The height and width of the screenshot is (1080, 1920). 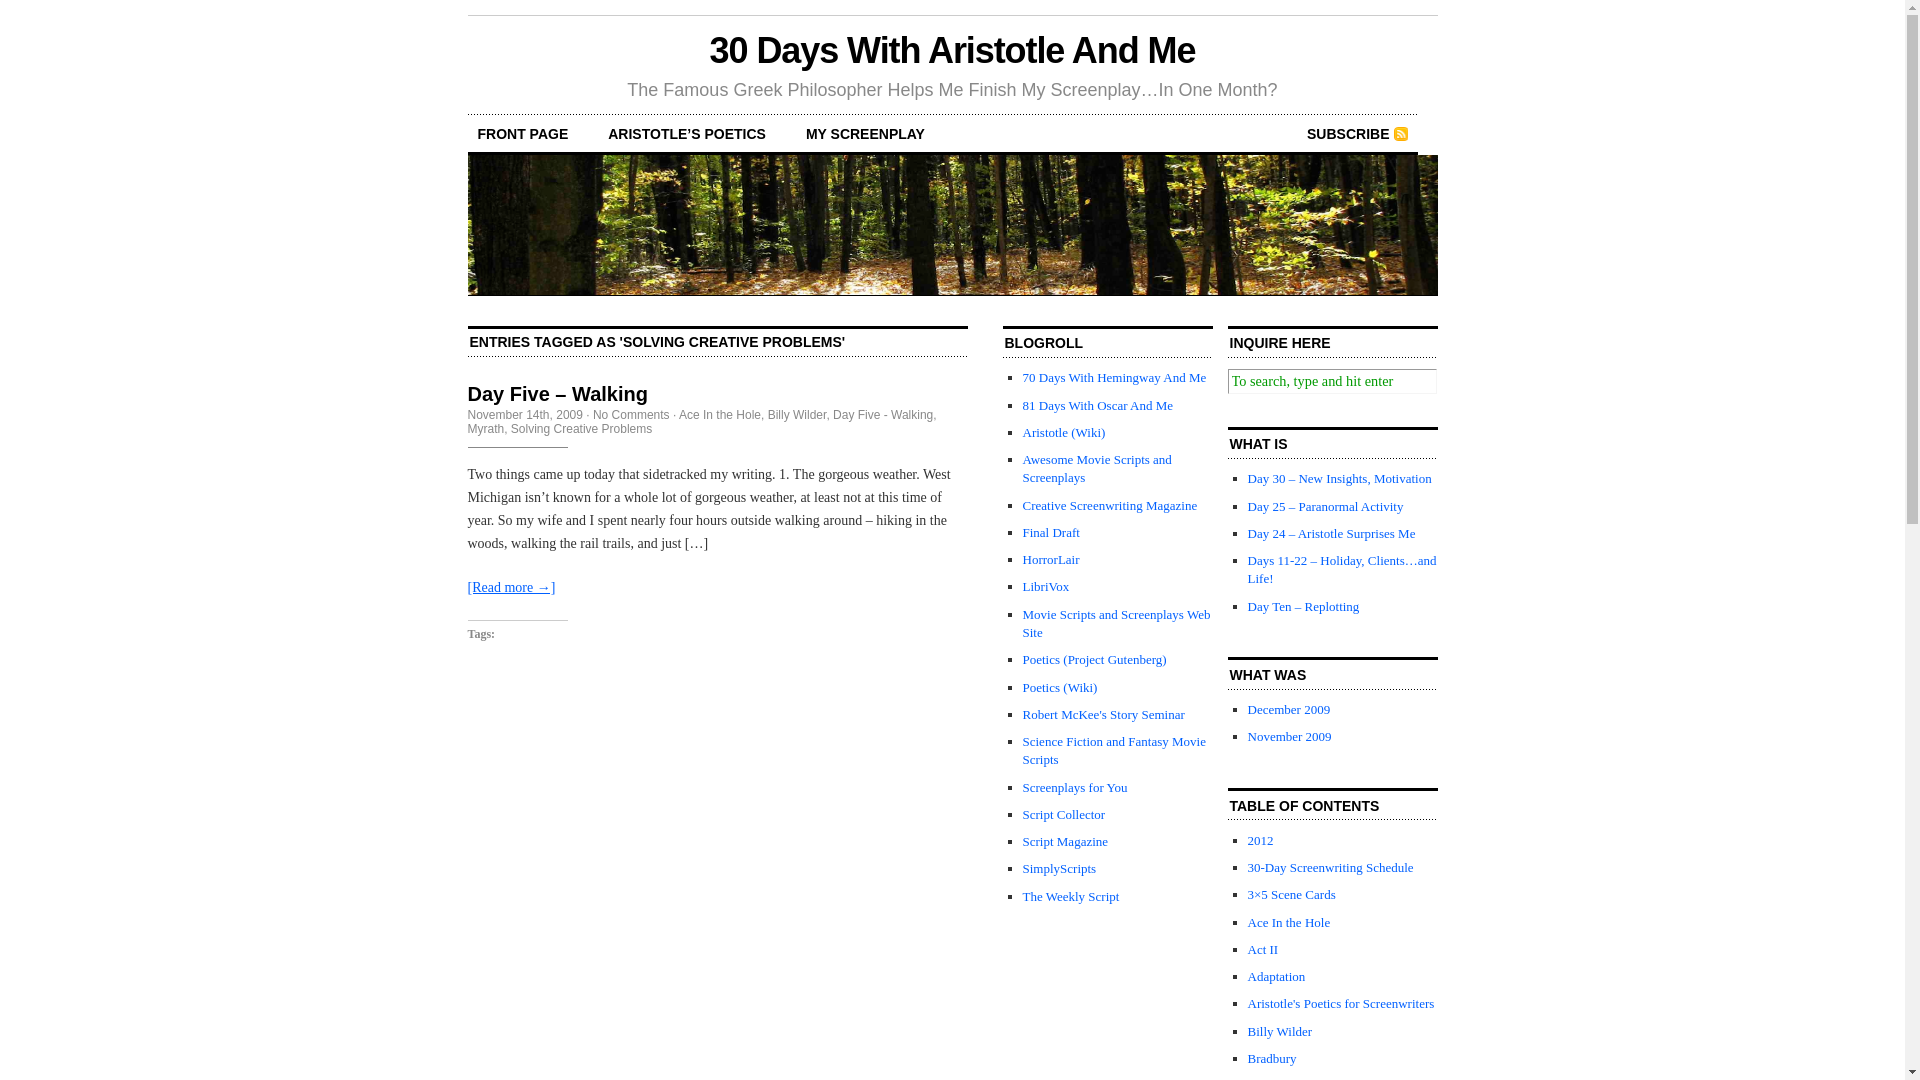 What do you see at coordinates (1044, 585) in the screenshot?
I see `'LibriVox'` at bounding box center [1044, 585].